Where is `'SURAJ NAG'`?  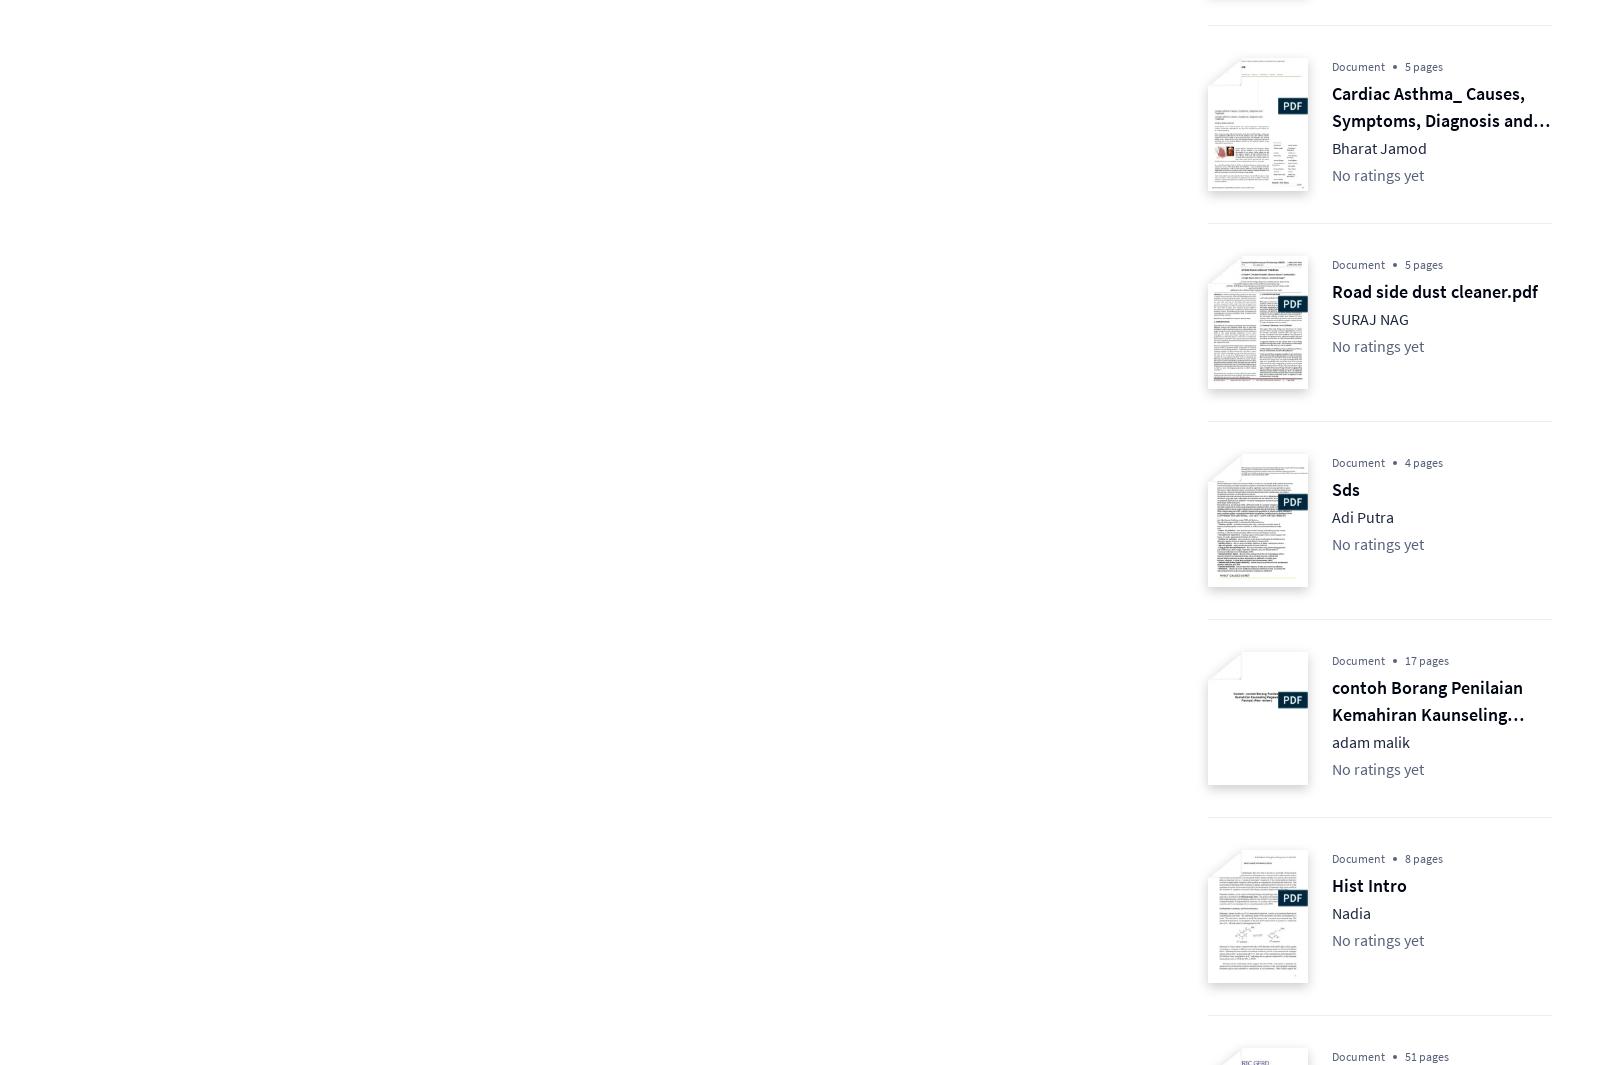 'SURAJ NAG' is located at coordinates (1369, 317).